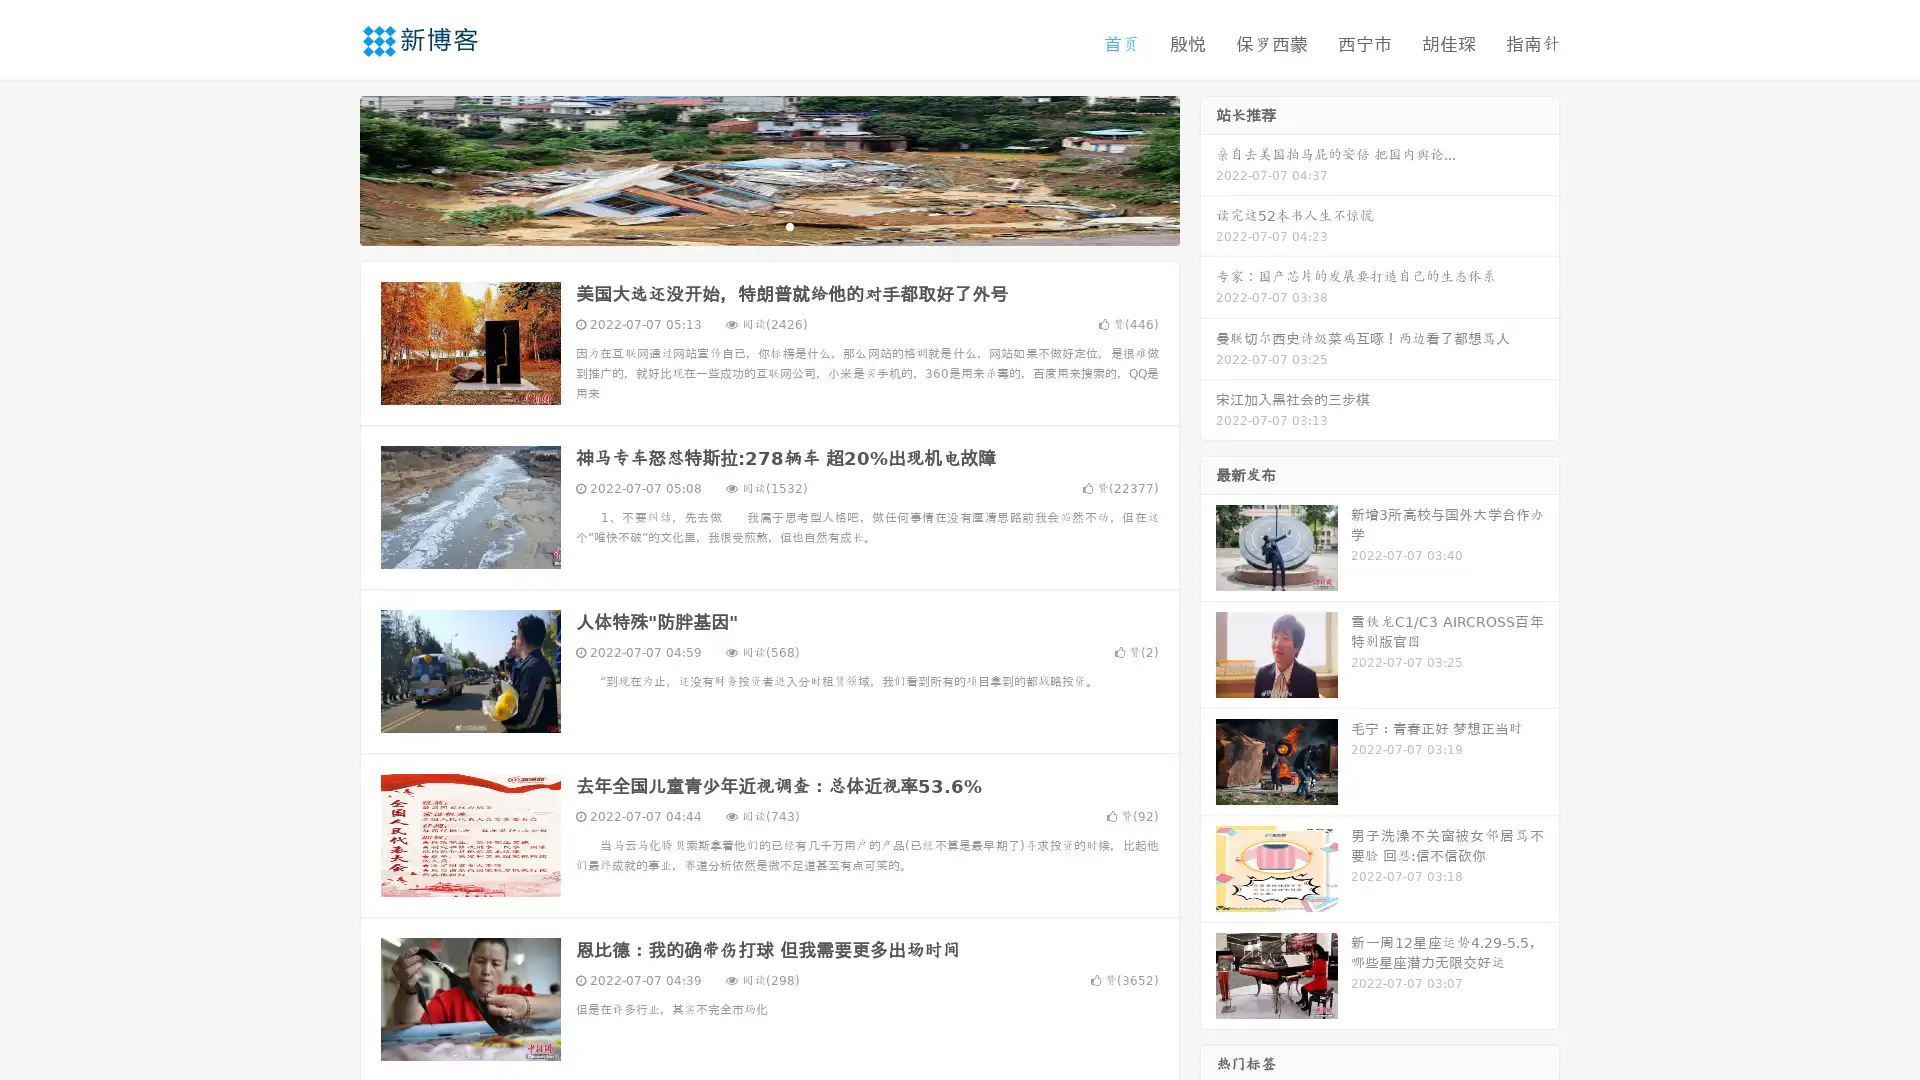 The width and height of the screenshot is (1920, 1080). Describe the element at coordinates (789, 225) in the screenshot. I see `Go to slide 3` at that location.